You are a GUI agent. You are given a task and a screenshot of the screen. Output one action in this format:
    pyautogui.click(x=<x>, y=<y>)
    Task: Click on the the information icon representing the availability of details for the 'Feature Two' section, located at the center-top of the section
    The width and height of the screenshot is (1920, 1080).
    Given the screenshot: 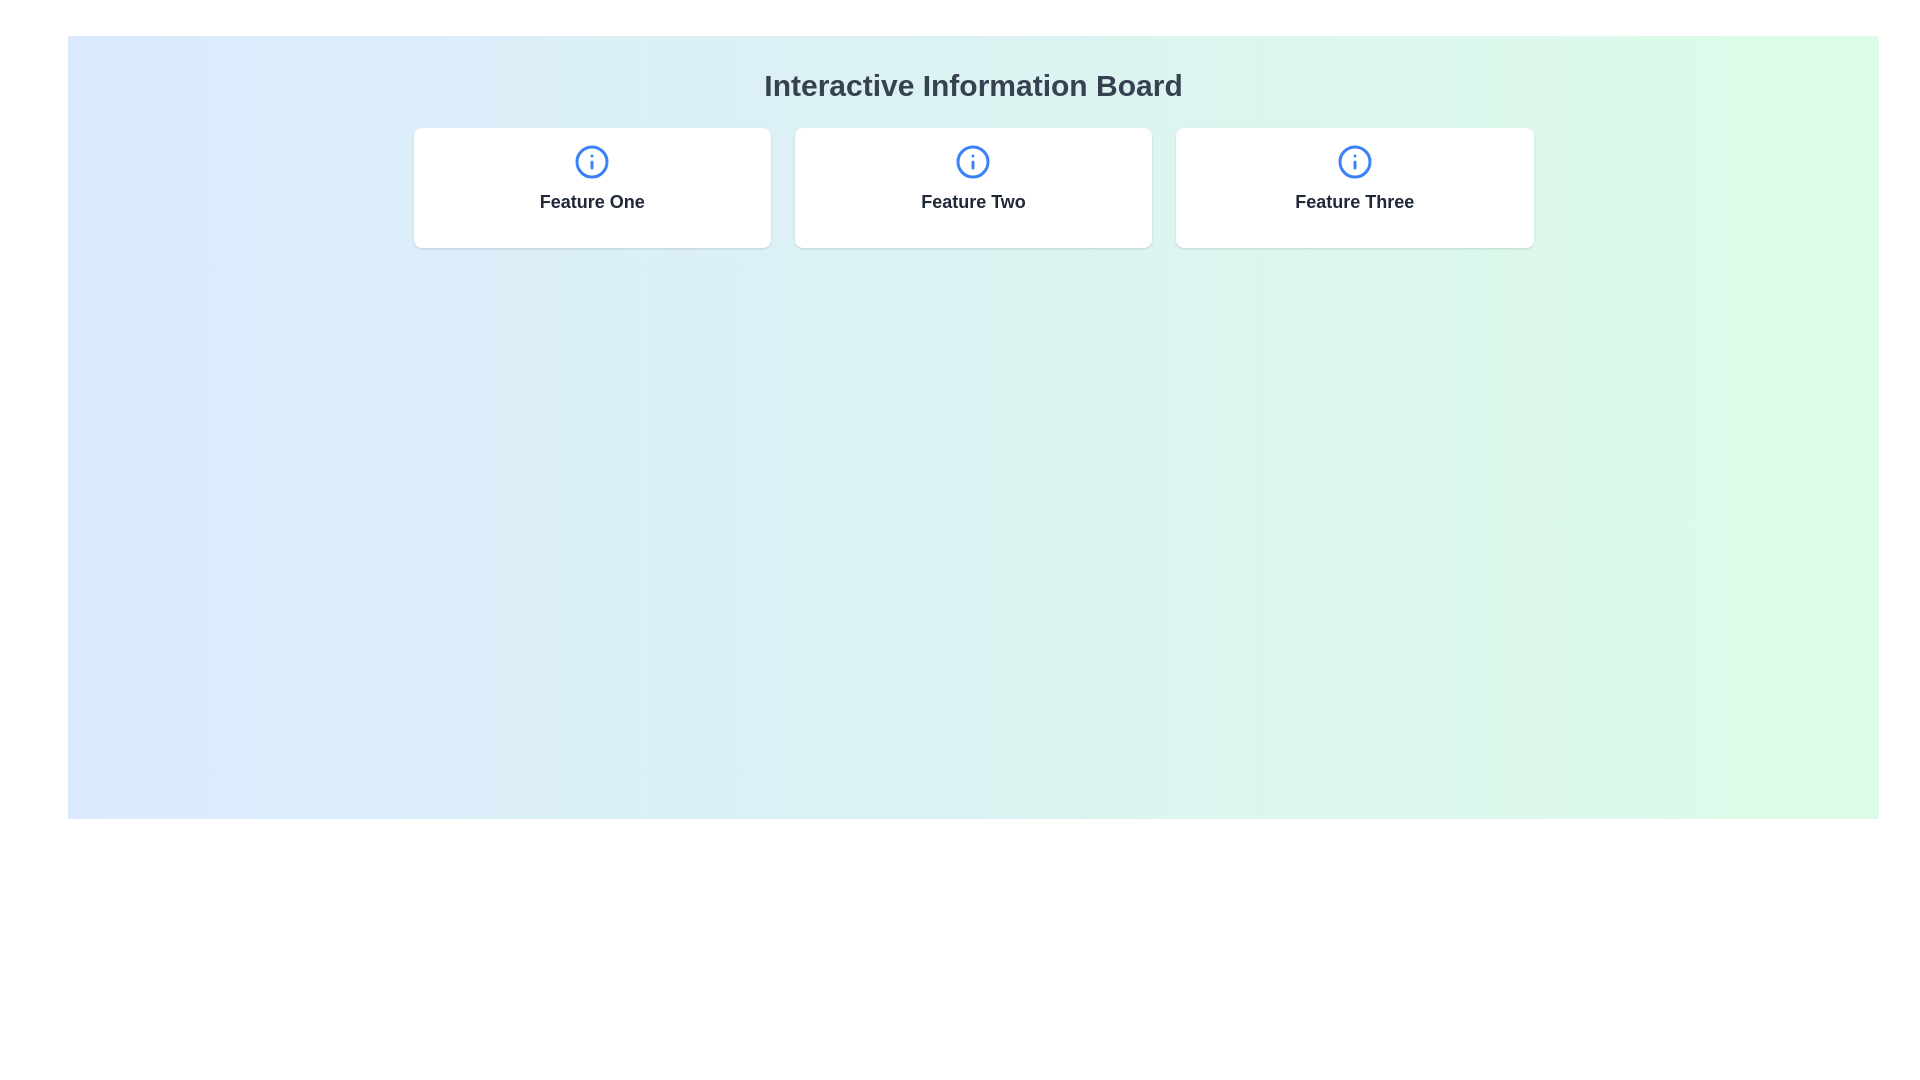 What is the action you would take?
    pyautogui.click(x=973, y=161)
    